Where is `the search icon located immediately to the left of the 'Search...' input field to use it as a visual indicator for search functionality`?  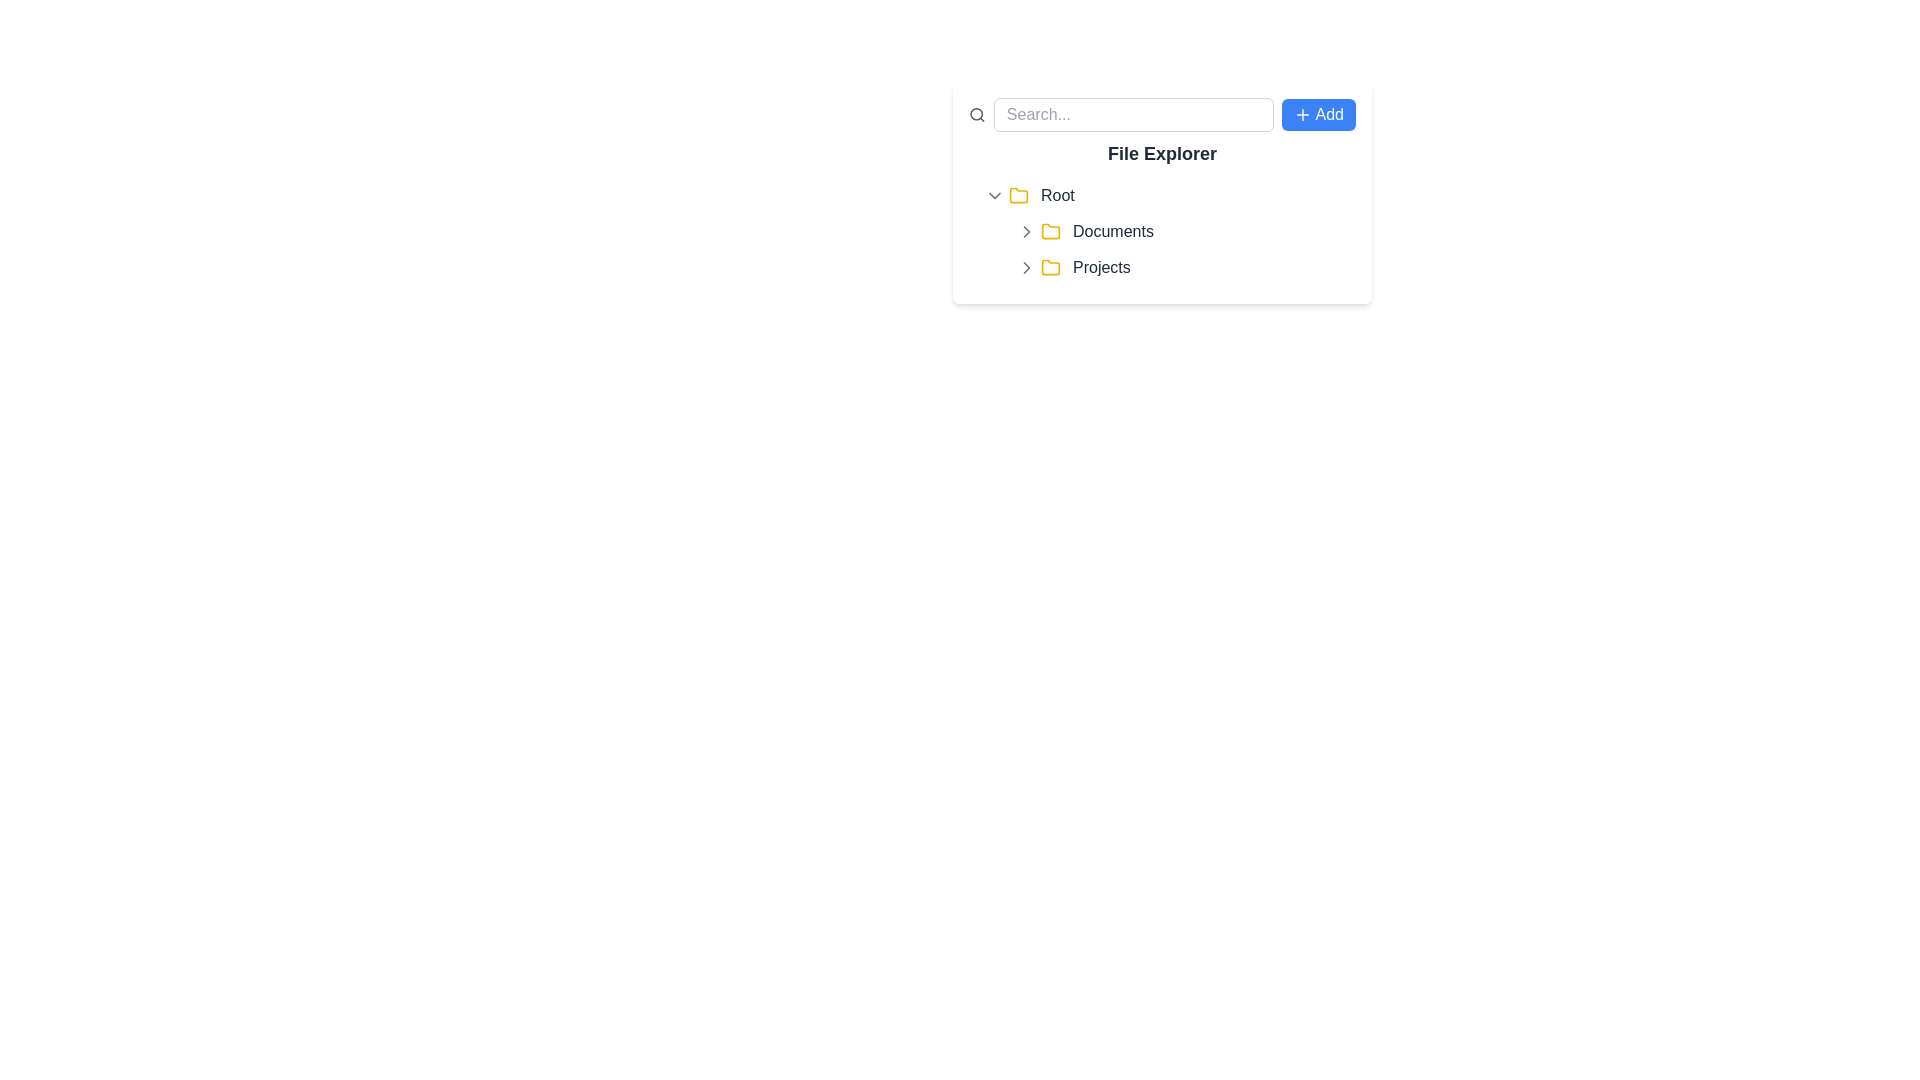 the search icon located immediately to the left of the 'Search...' input field to use it as a visual indicator for search functionality is located at coordinates (977, 115).